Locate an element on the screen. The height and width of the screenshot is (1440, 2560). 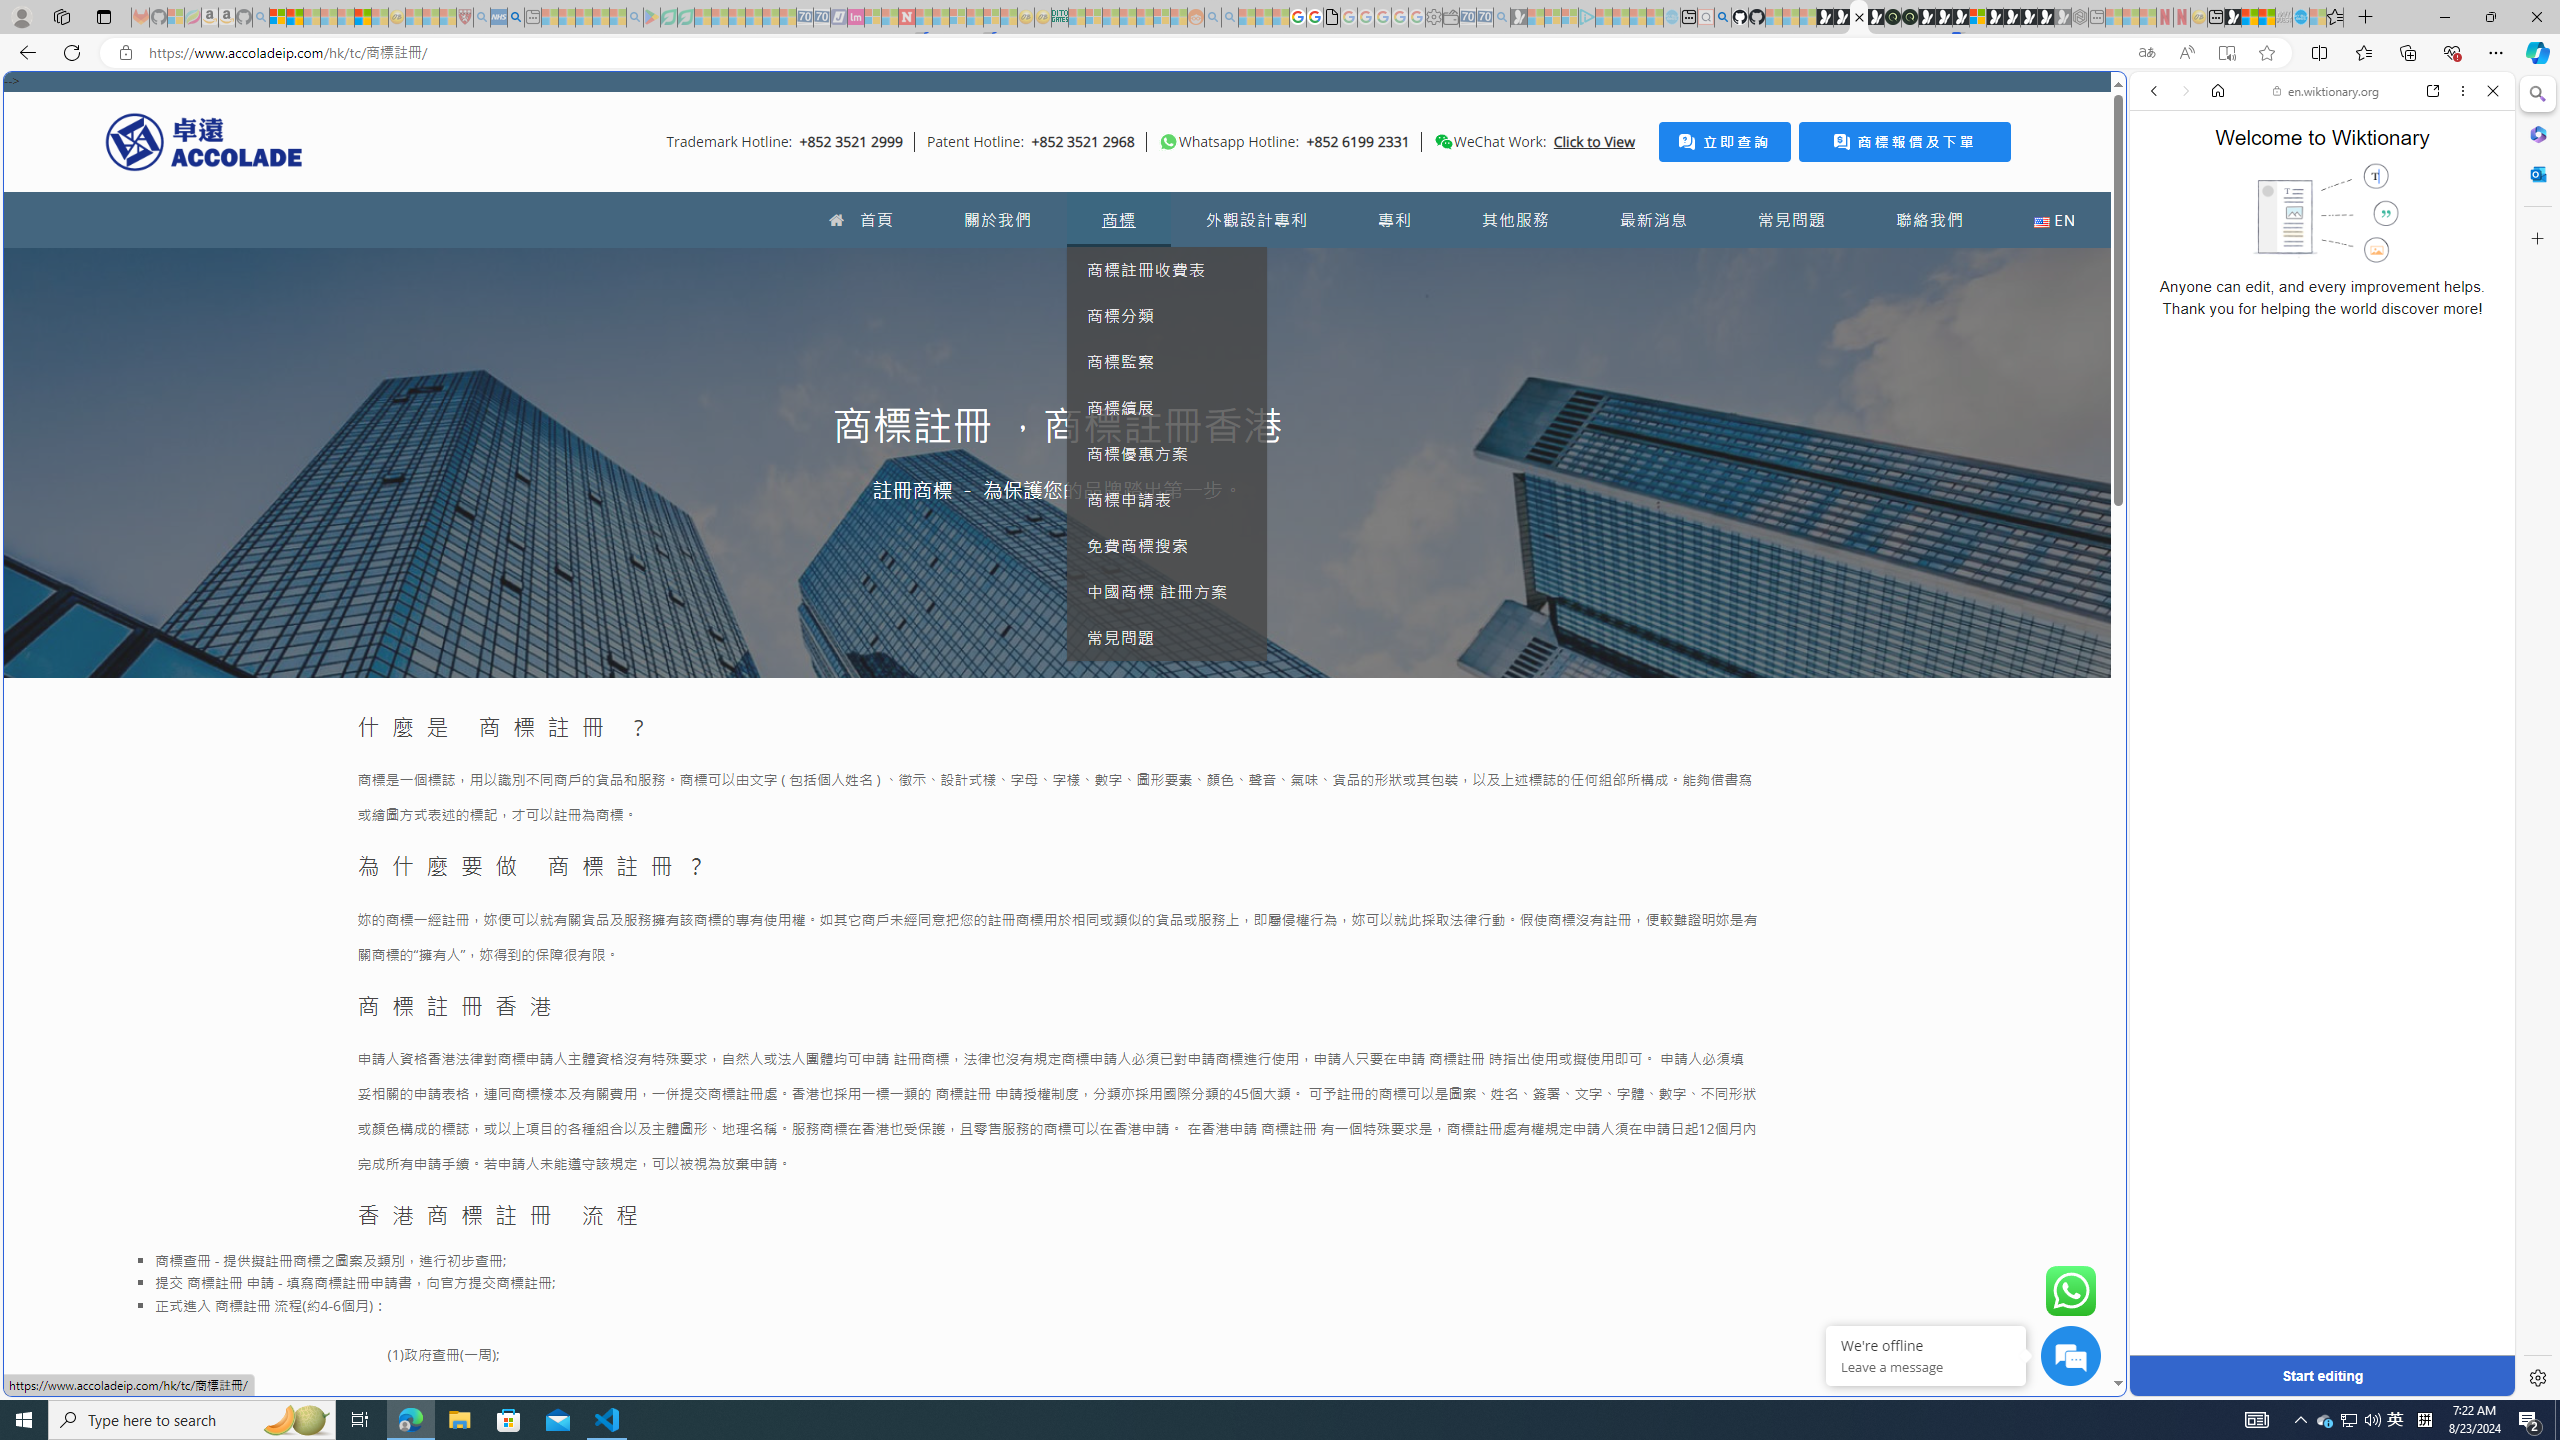
'Services - Maintenance | Sky Blue Bikes - Sky Blue Bikes' is located at coordinates (2299, 16).